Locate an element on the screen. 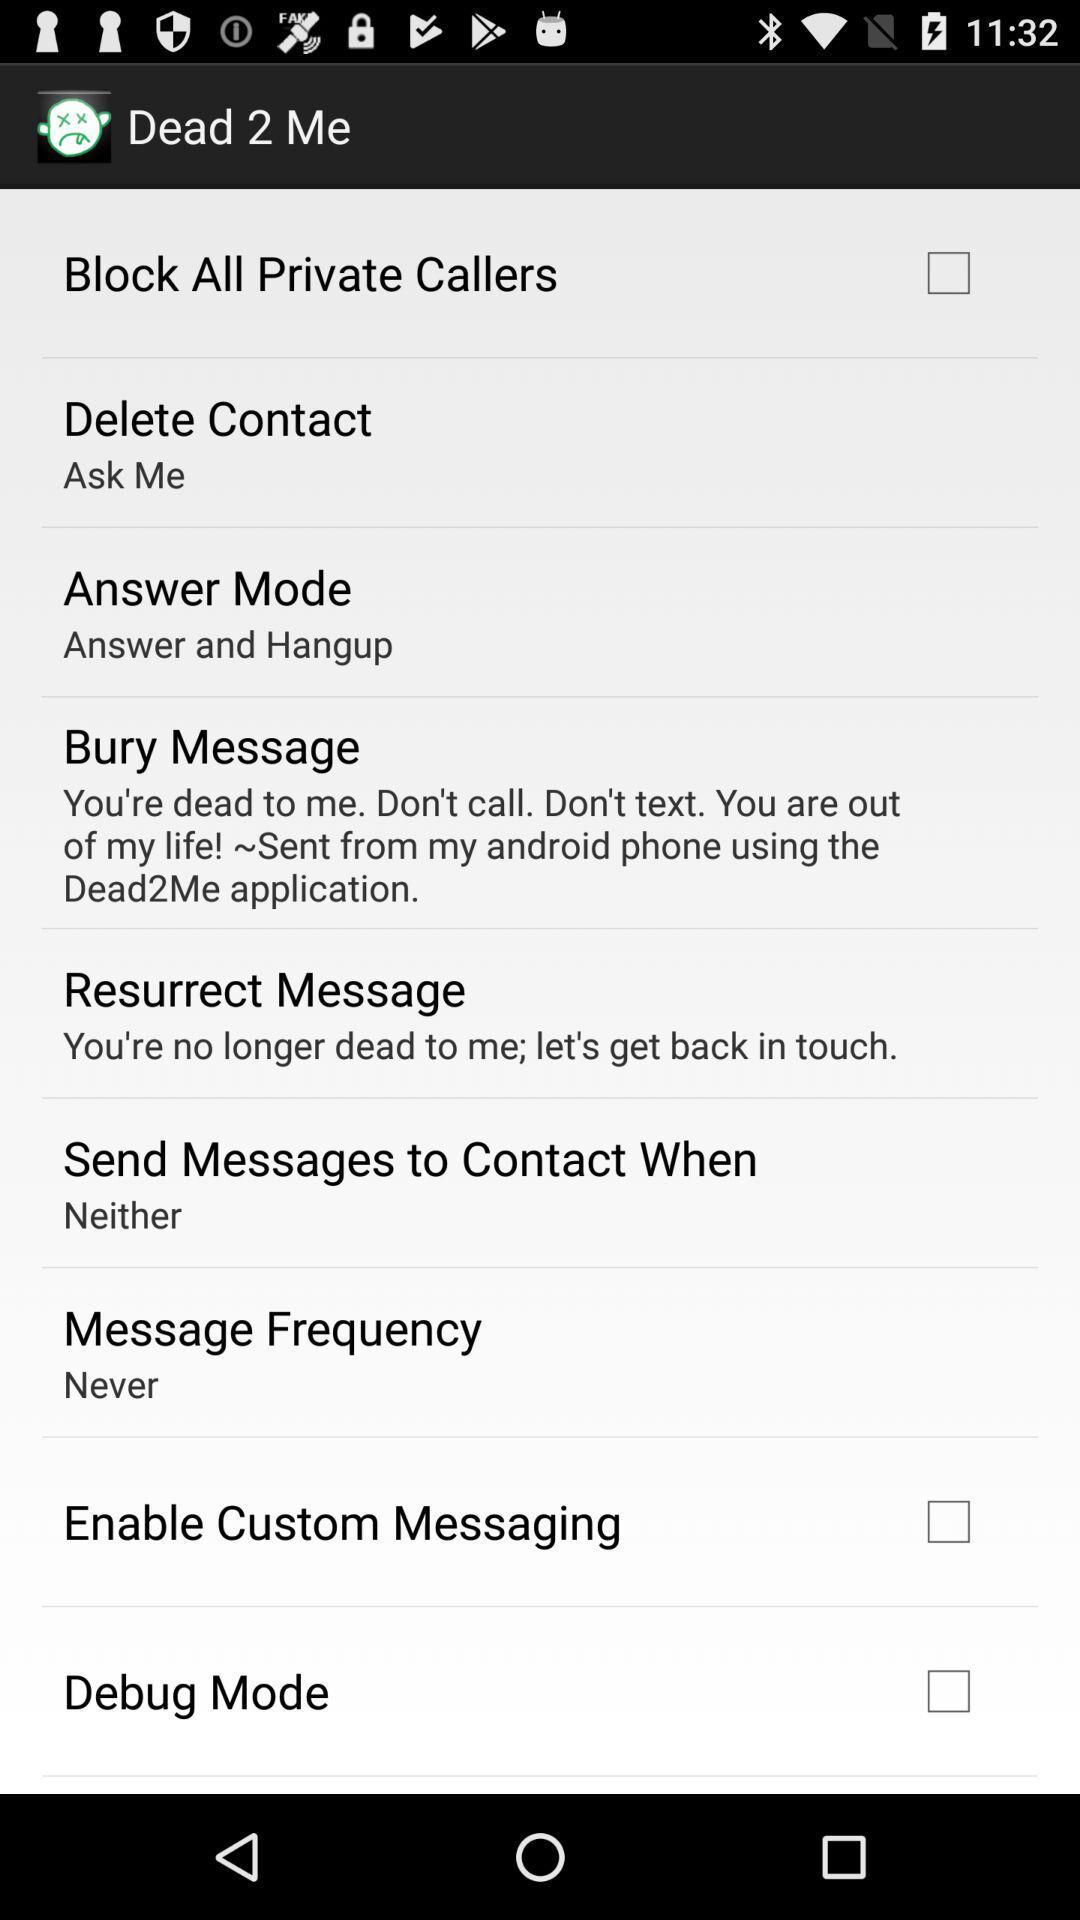 The image size is (1080, 1920). the item below delete contact item is located at coordinates (124, 473).